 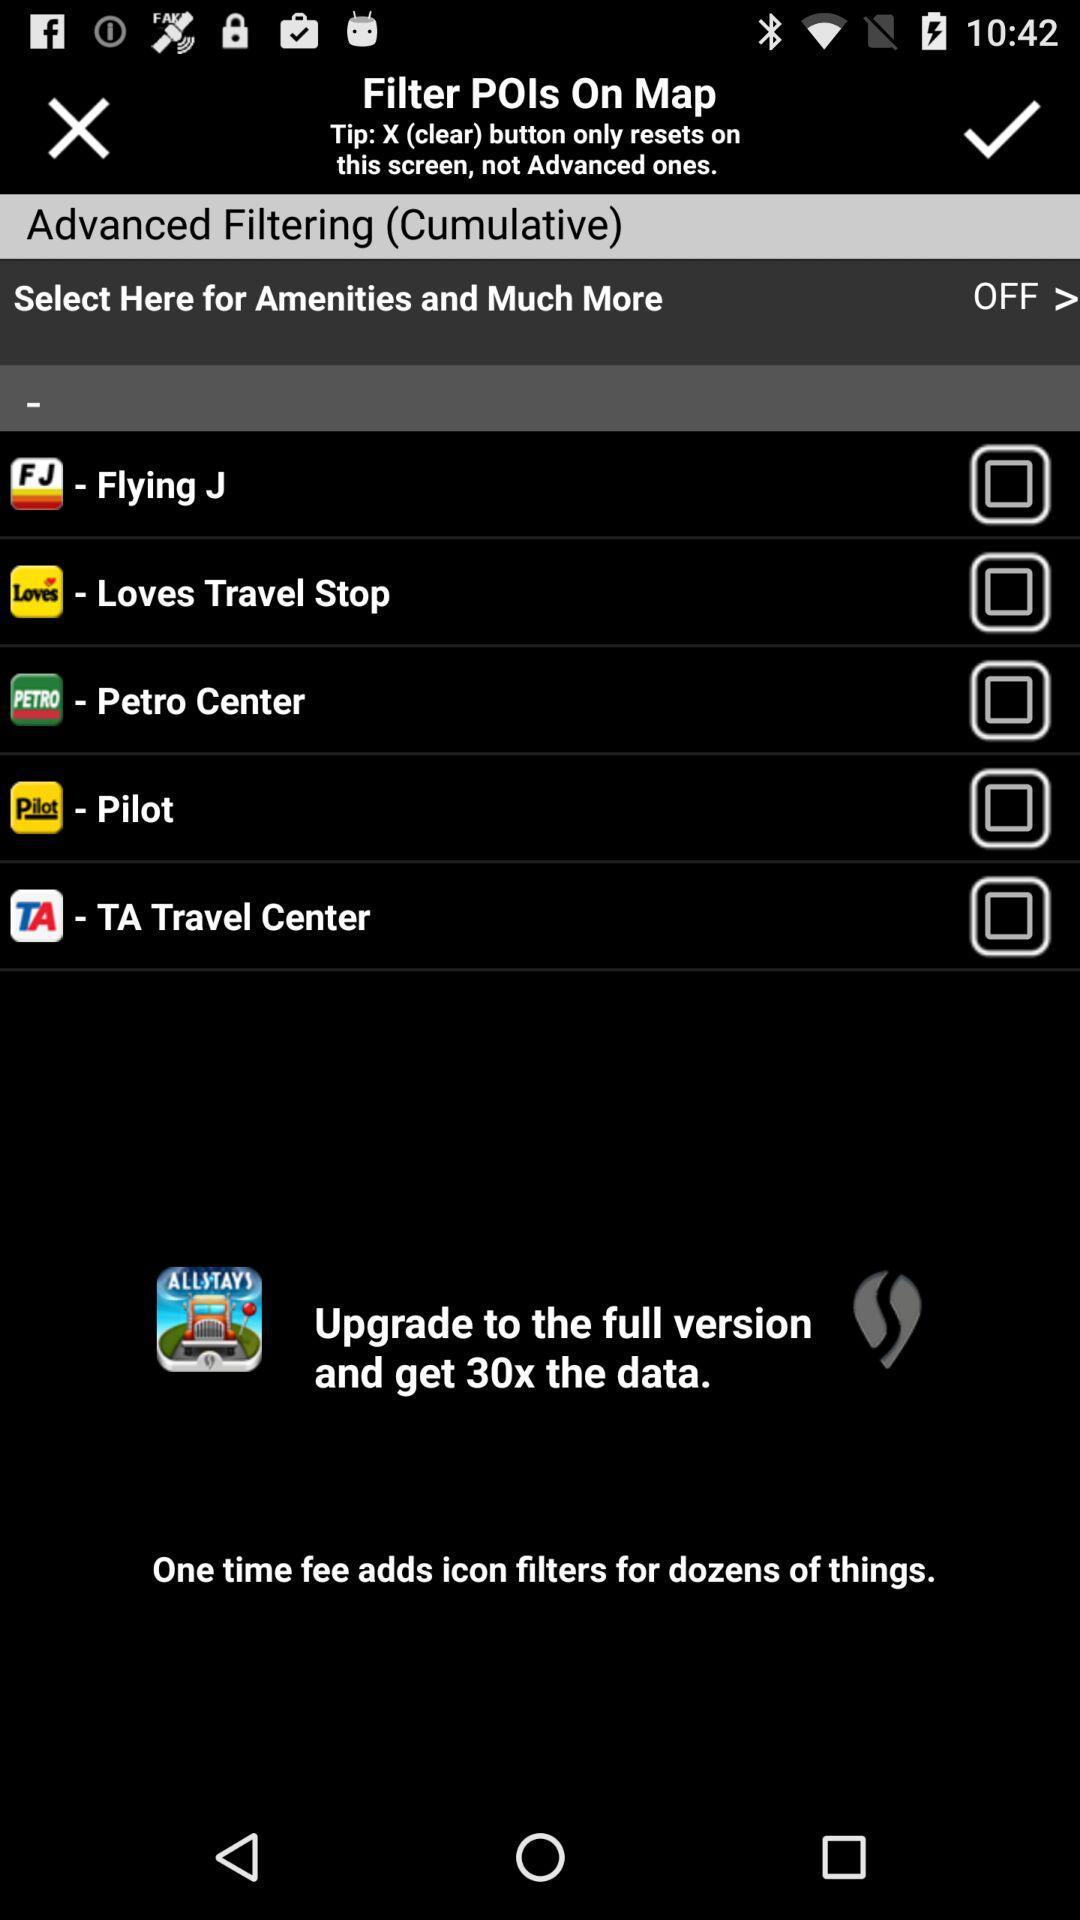 I want to click on click for select opition, so click(x=1019, y=590).